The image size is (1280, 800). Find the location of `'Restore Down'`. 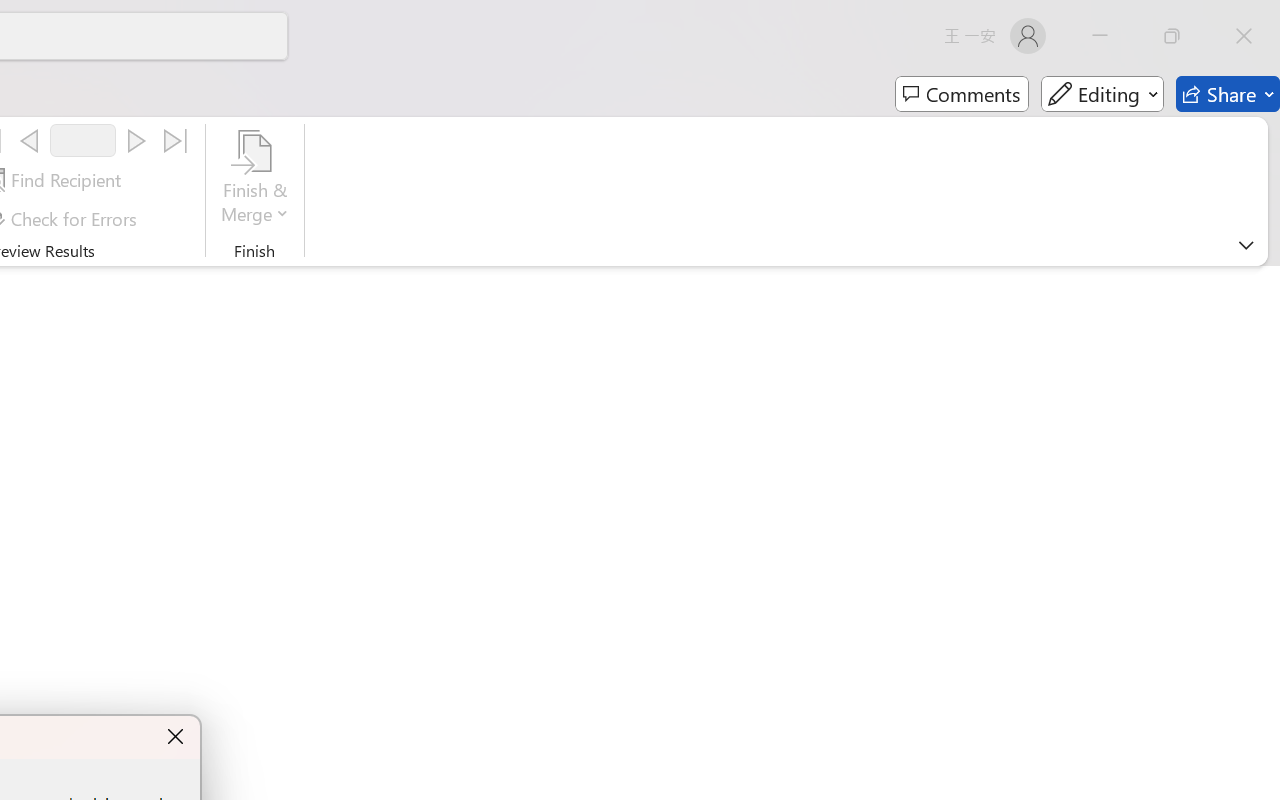

'Restore Down' is located at coordinates (1172, 35).